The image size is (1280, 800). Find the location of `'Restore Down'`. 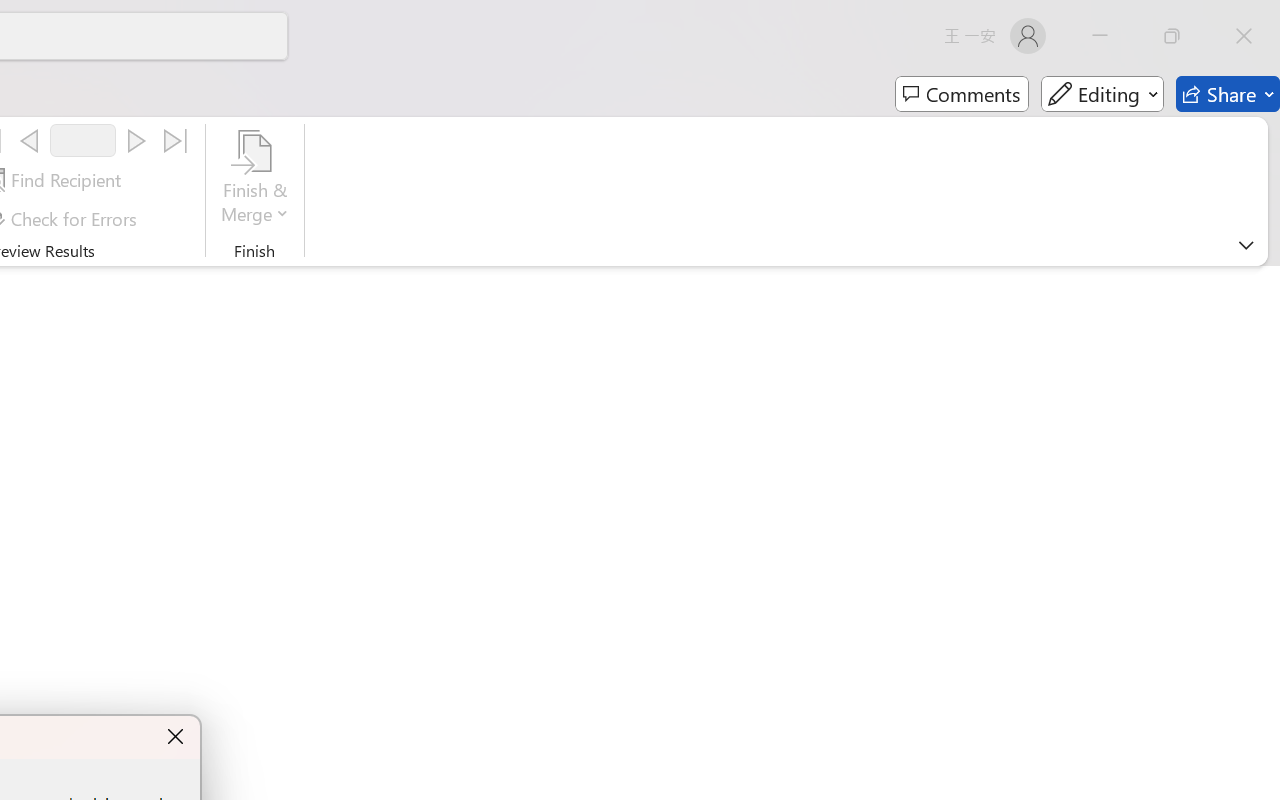

'Restore Down' is located at coordinates (1172, 35).